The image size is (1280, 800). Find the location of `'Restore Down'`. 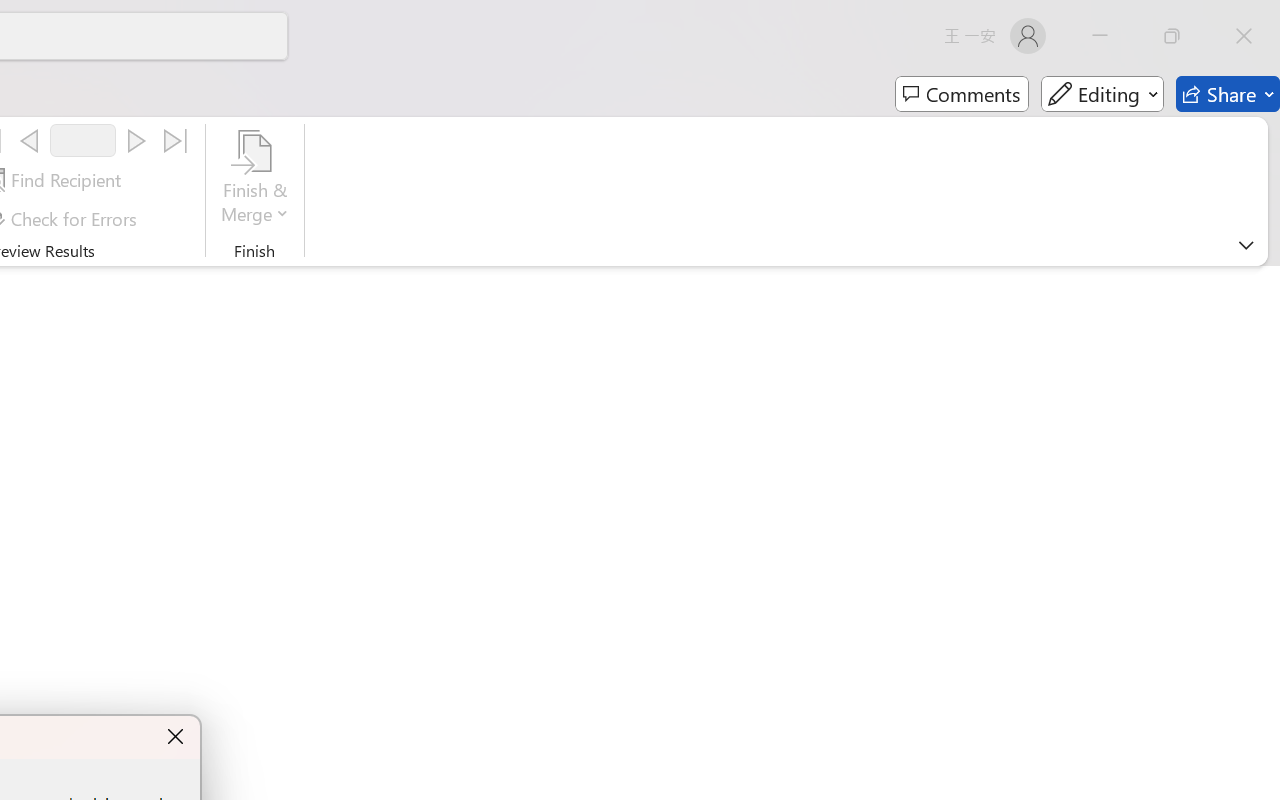

'Restore Down' is located at coordinates (1172, 35).